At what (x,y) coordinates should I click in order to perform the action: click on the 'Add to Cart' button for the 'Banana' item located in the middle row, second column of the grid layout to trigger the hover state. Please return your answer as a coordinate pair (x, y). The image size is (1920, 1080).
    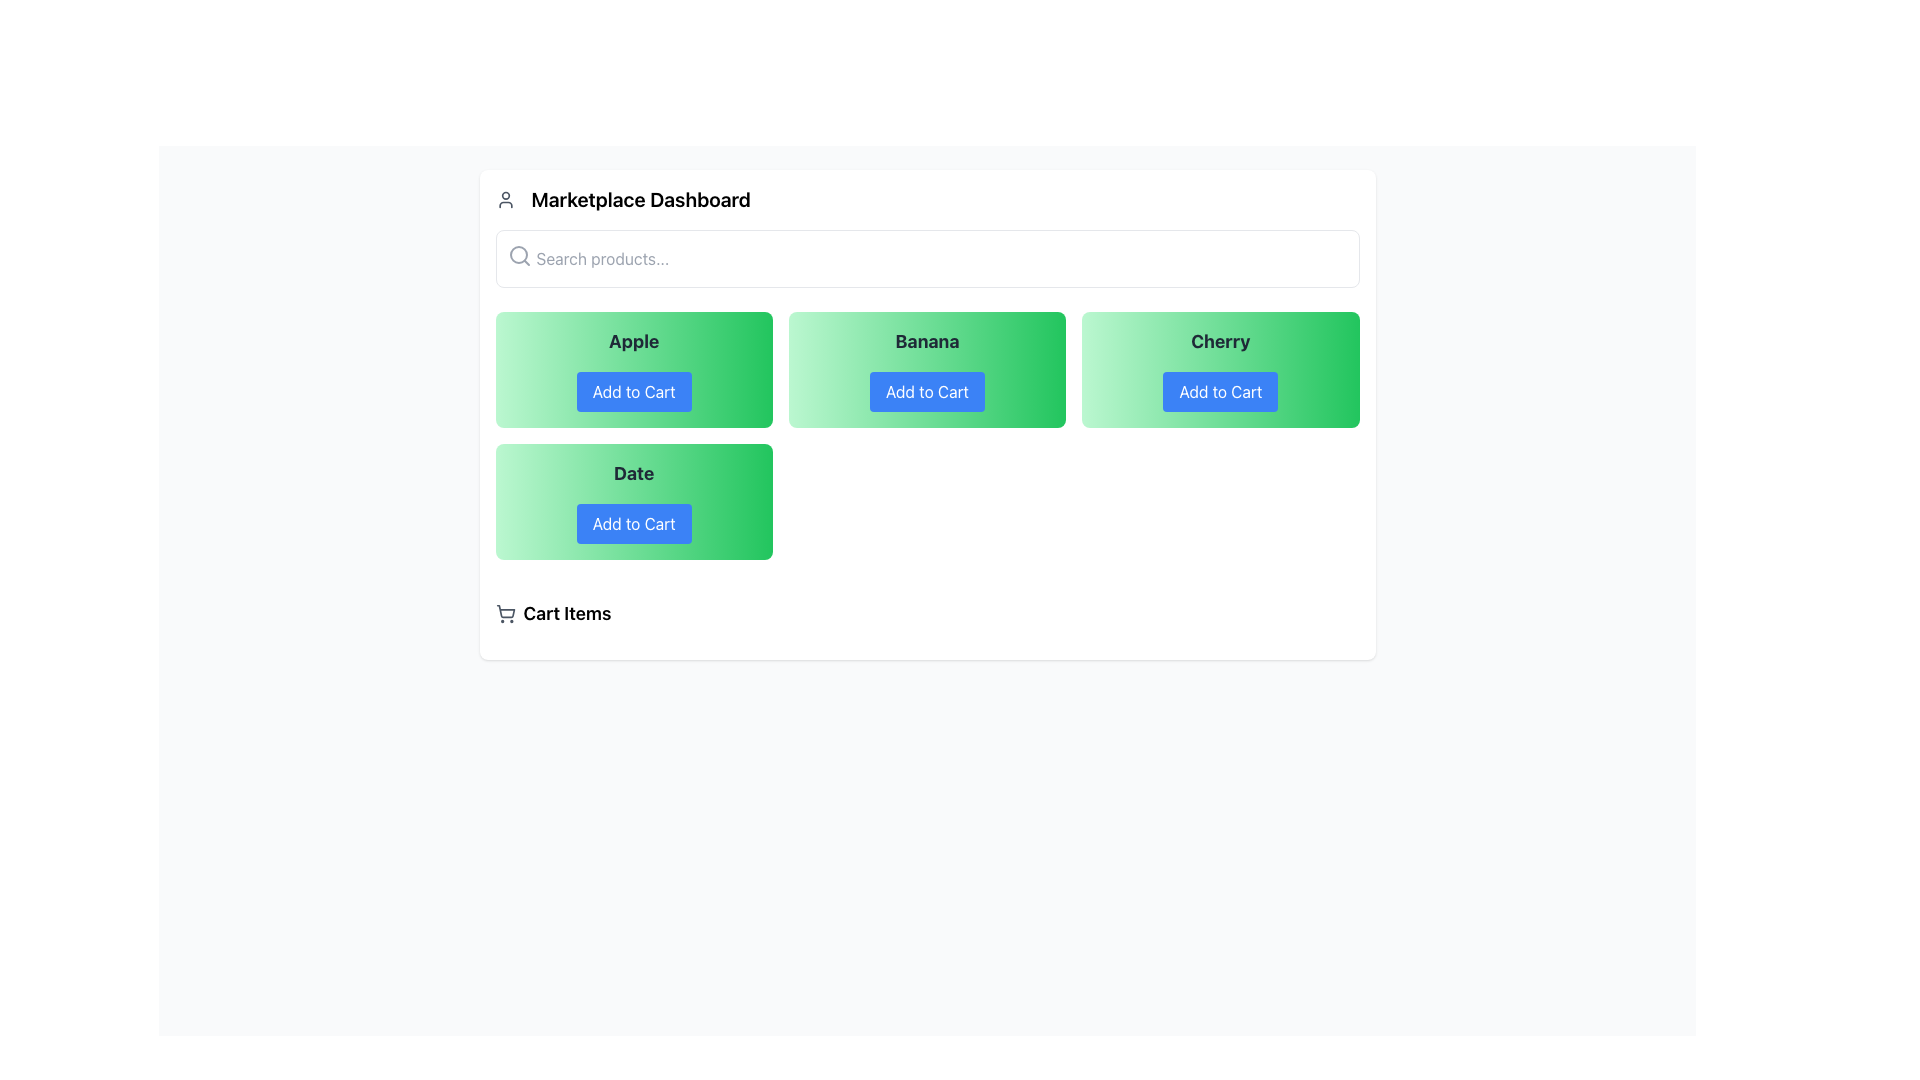
    Looking at the image, I should click on (926, 392).